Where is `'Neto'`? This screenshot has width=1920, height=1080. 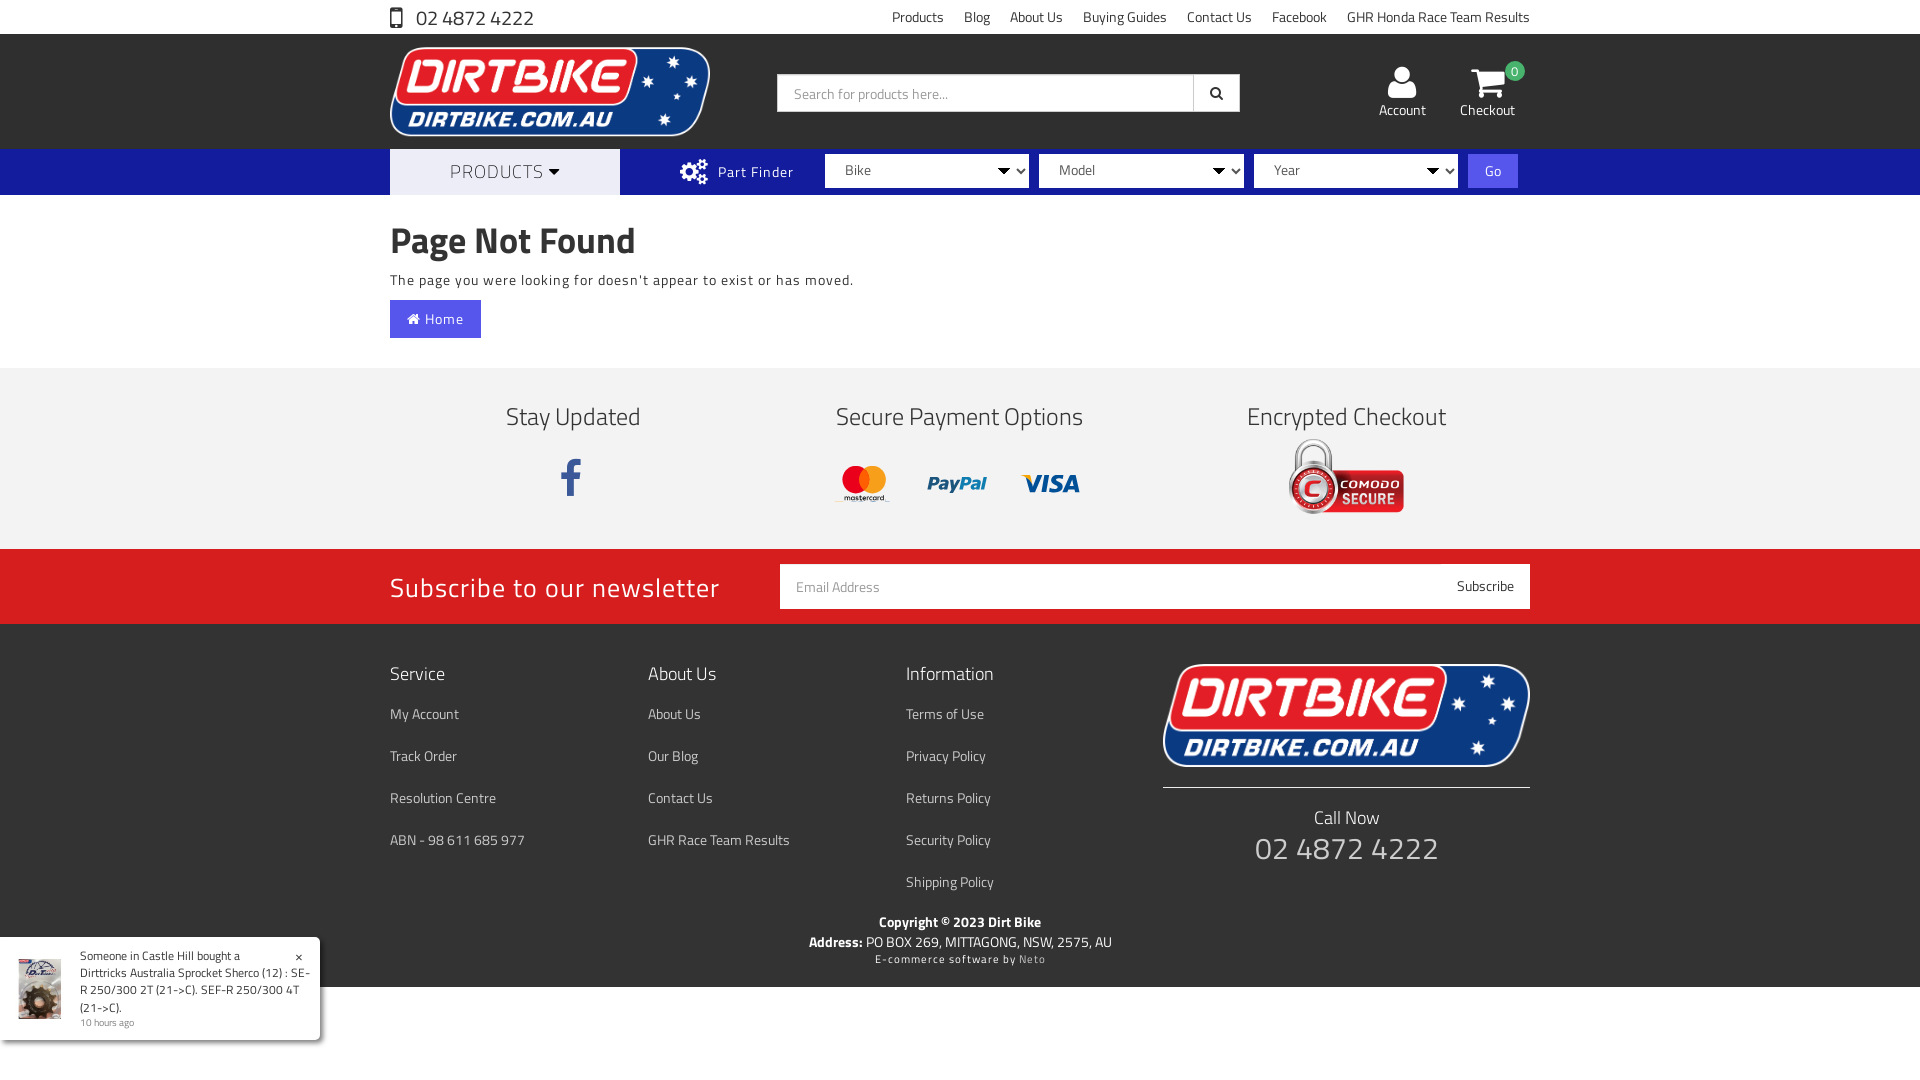
'Neto' is located at coordinates (1031, 958).